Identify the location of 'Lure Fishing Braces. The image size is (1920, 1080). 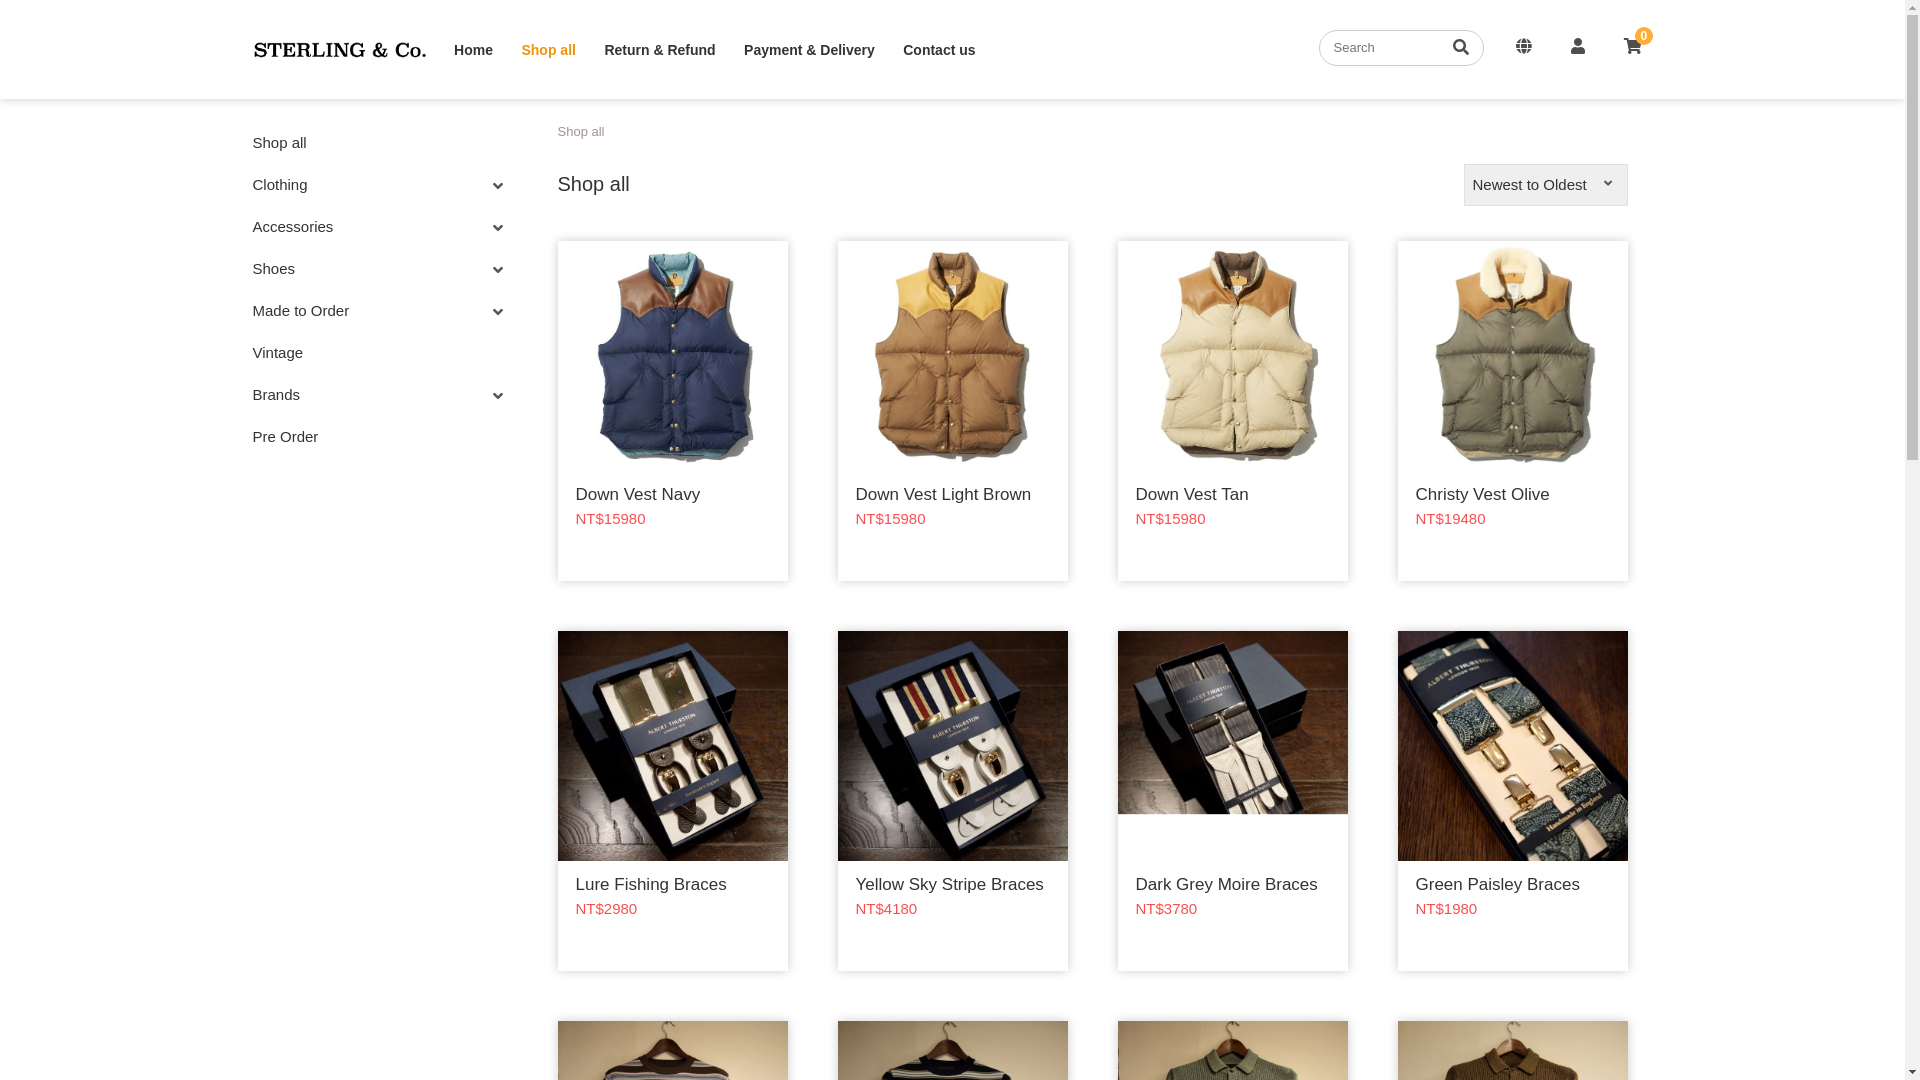
(672, 800).